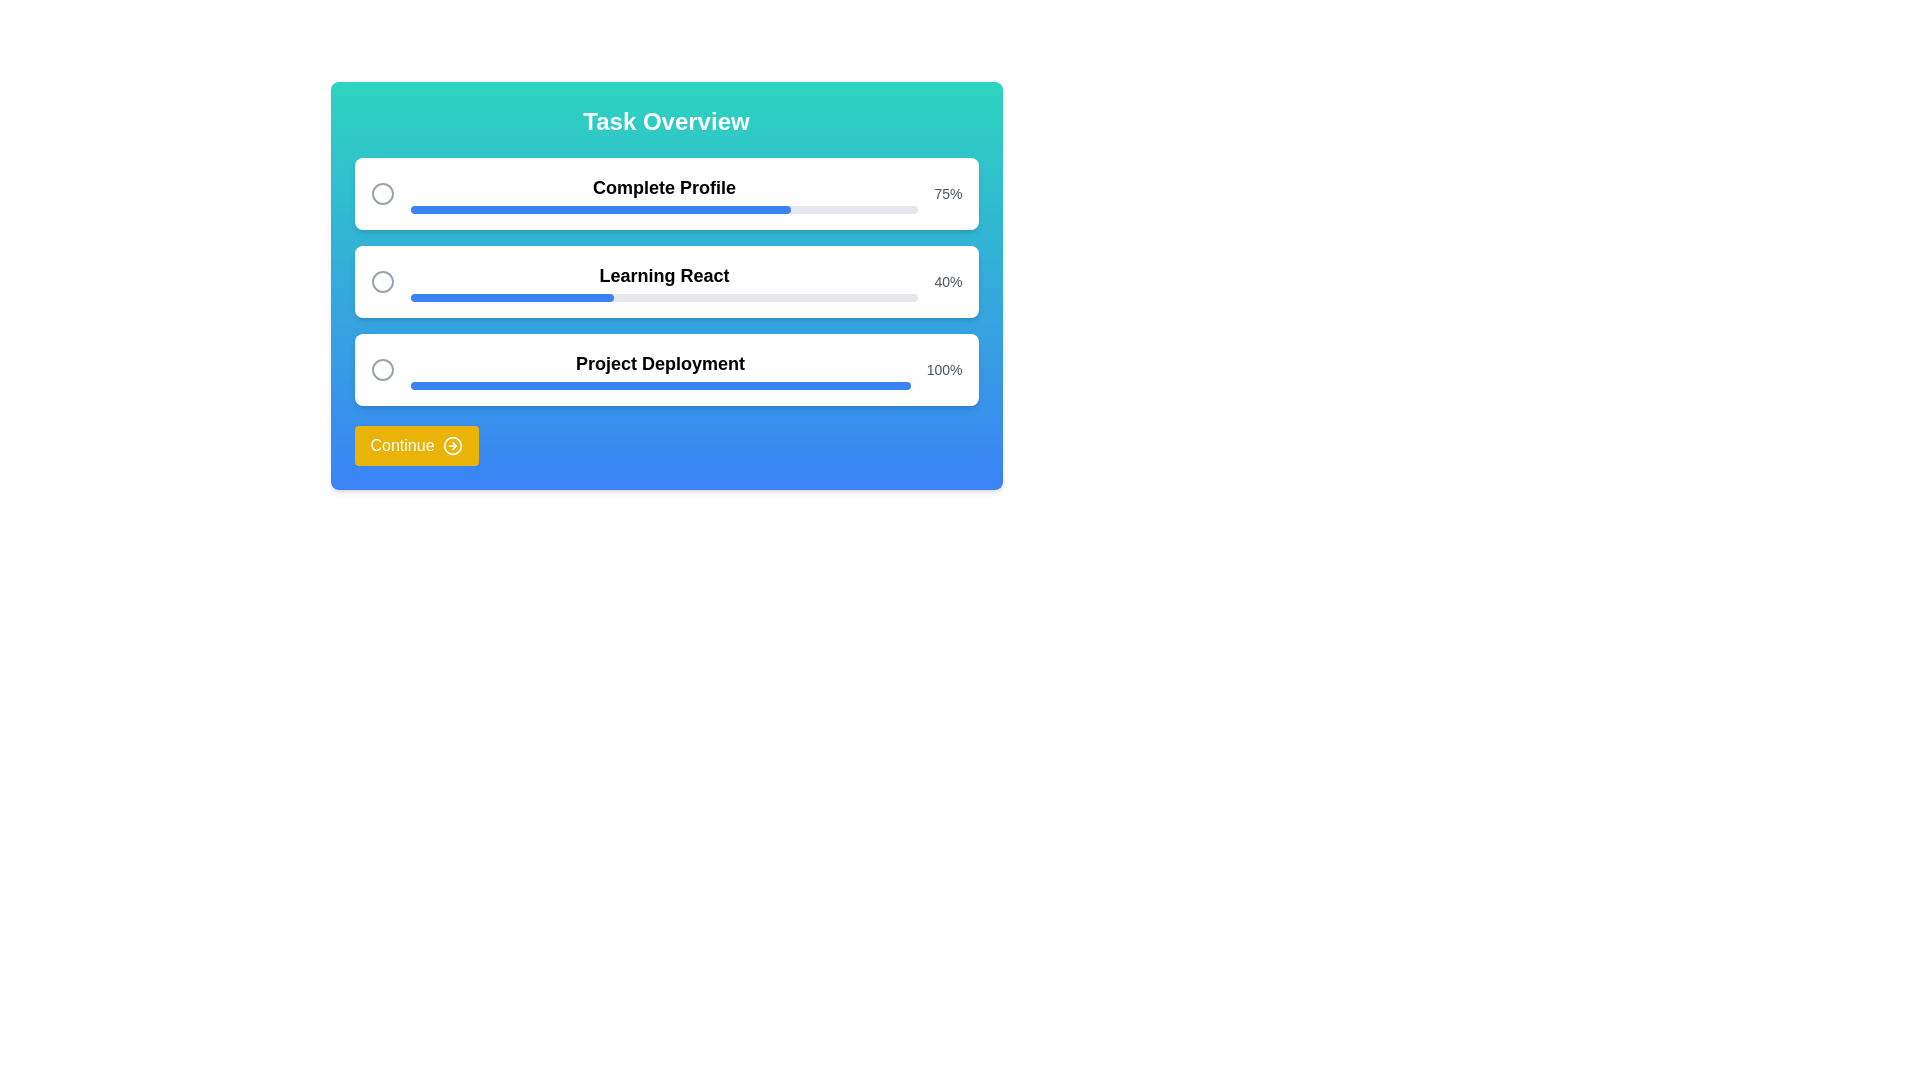 This screenshot has height=1080, width=1920. Describe the element at coordinates (664, 281) in the screenshot. I see `the Progress Tracker labeled 'Learning React' to modify its progress indirectly` at that location.